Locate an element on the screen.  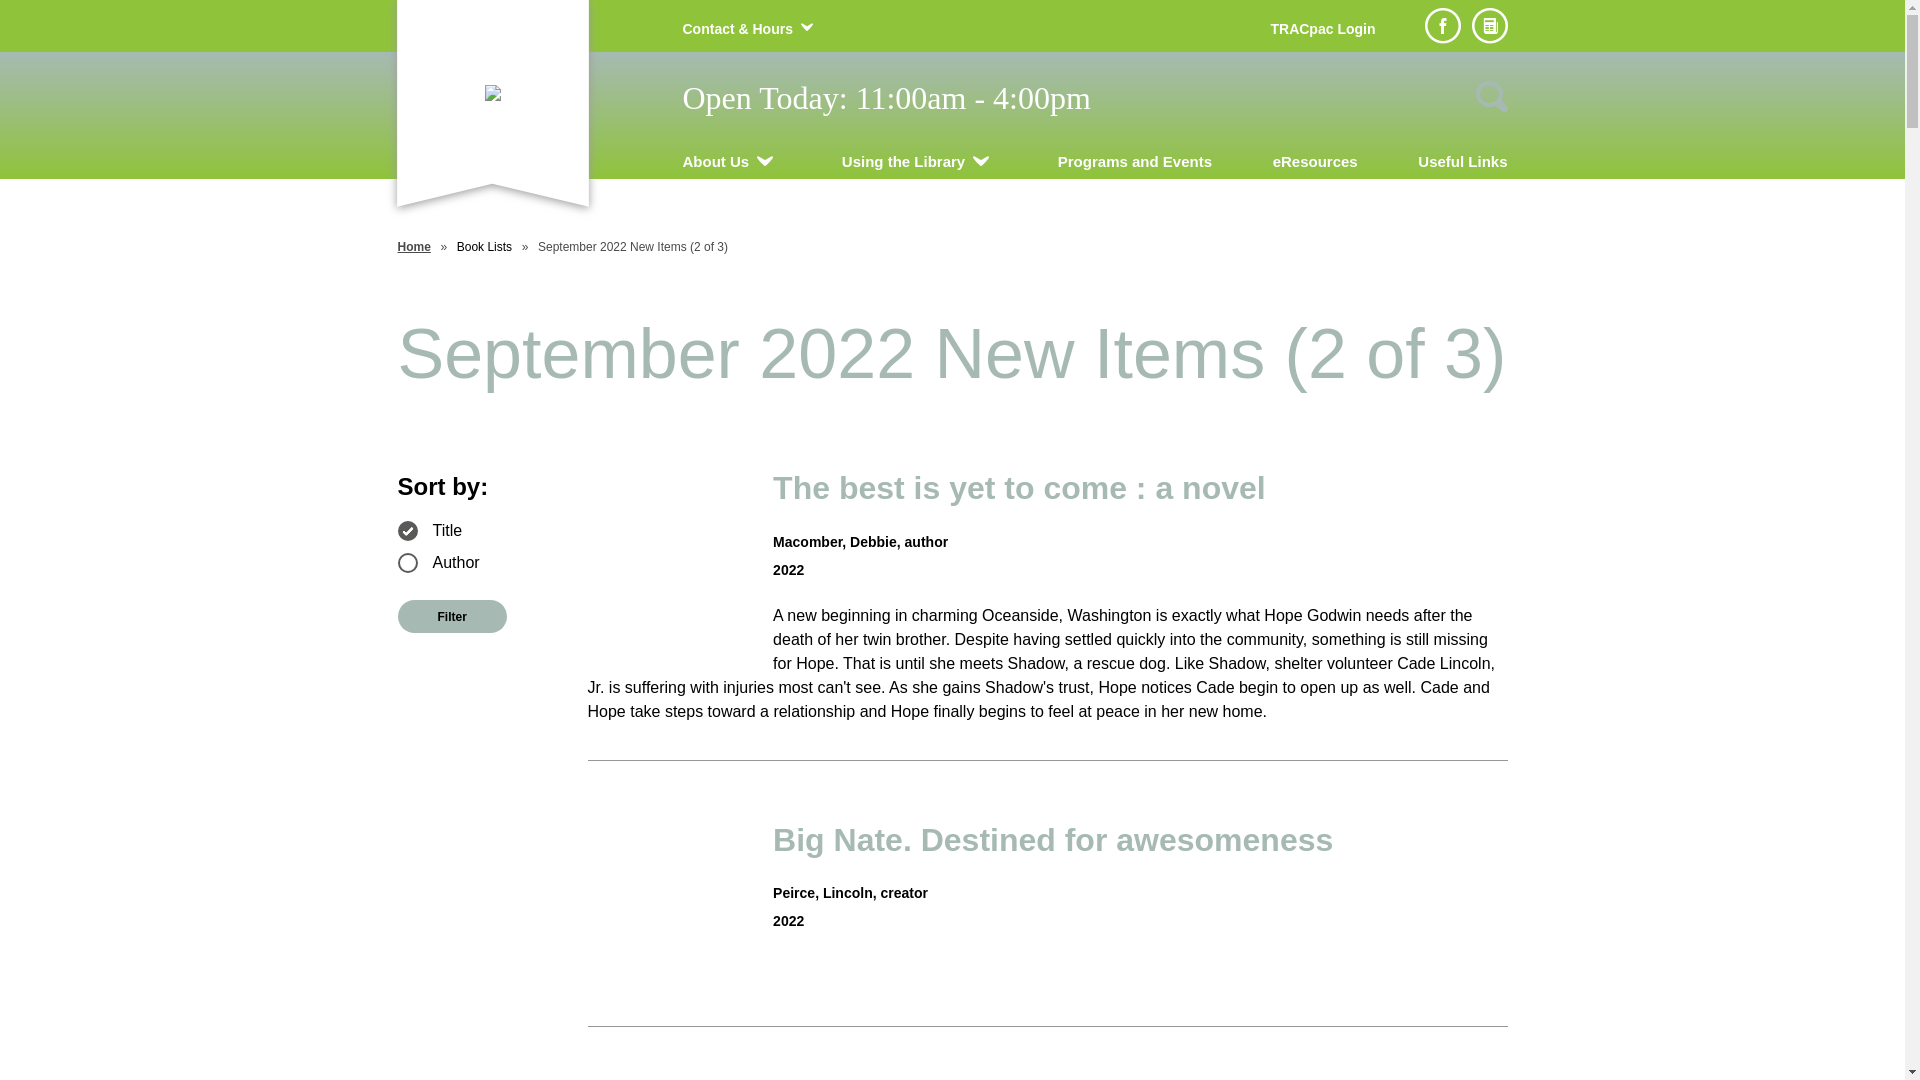
'The best is yet to come : a novel' is located at coordinates (587, 488).